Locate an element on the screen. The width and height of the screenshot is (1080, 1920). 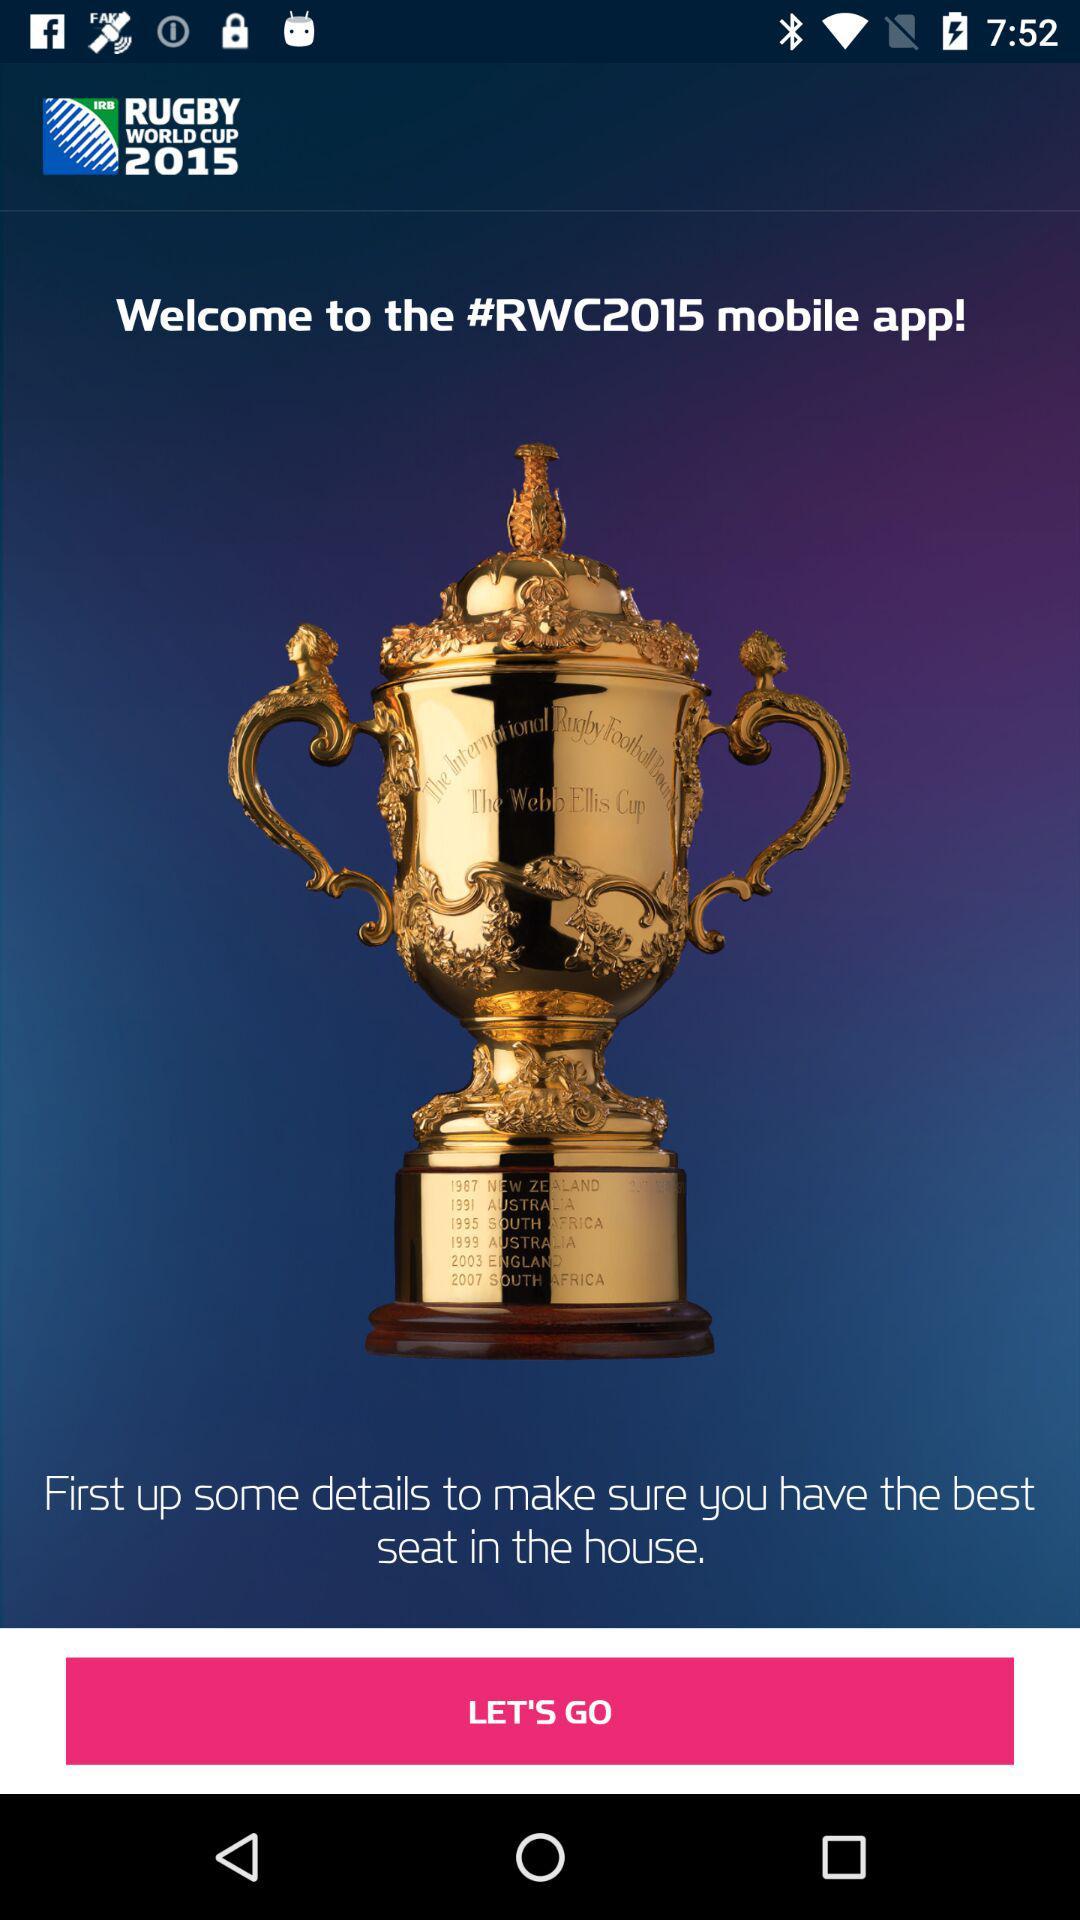
the let's go is located at coordinates (540, 1710).